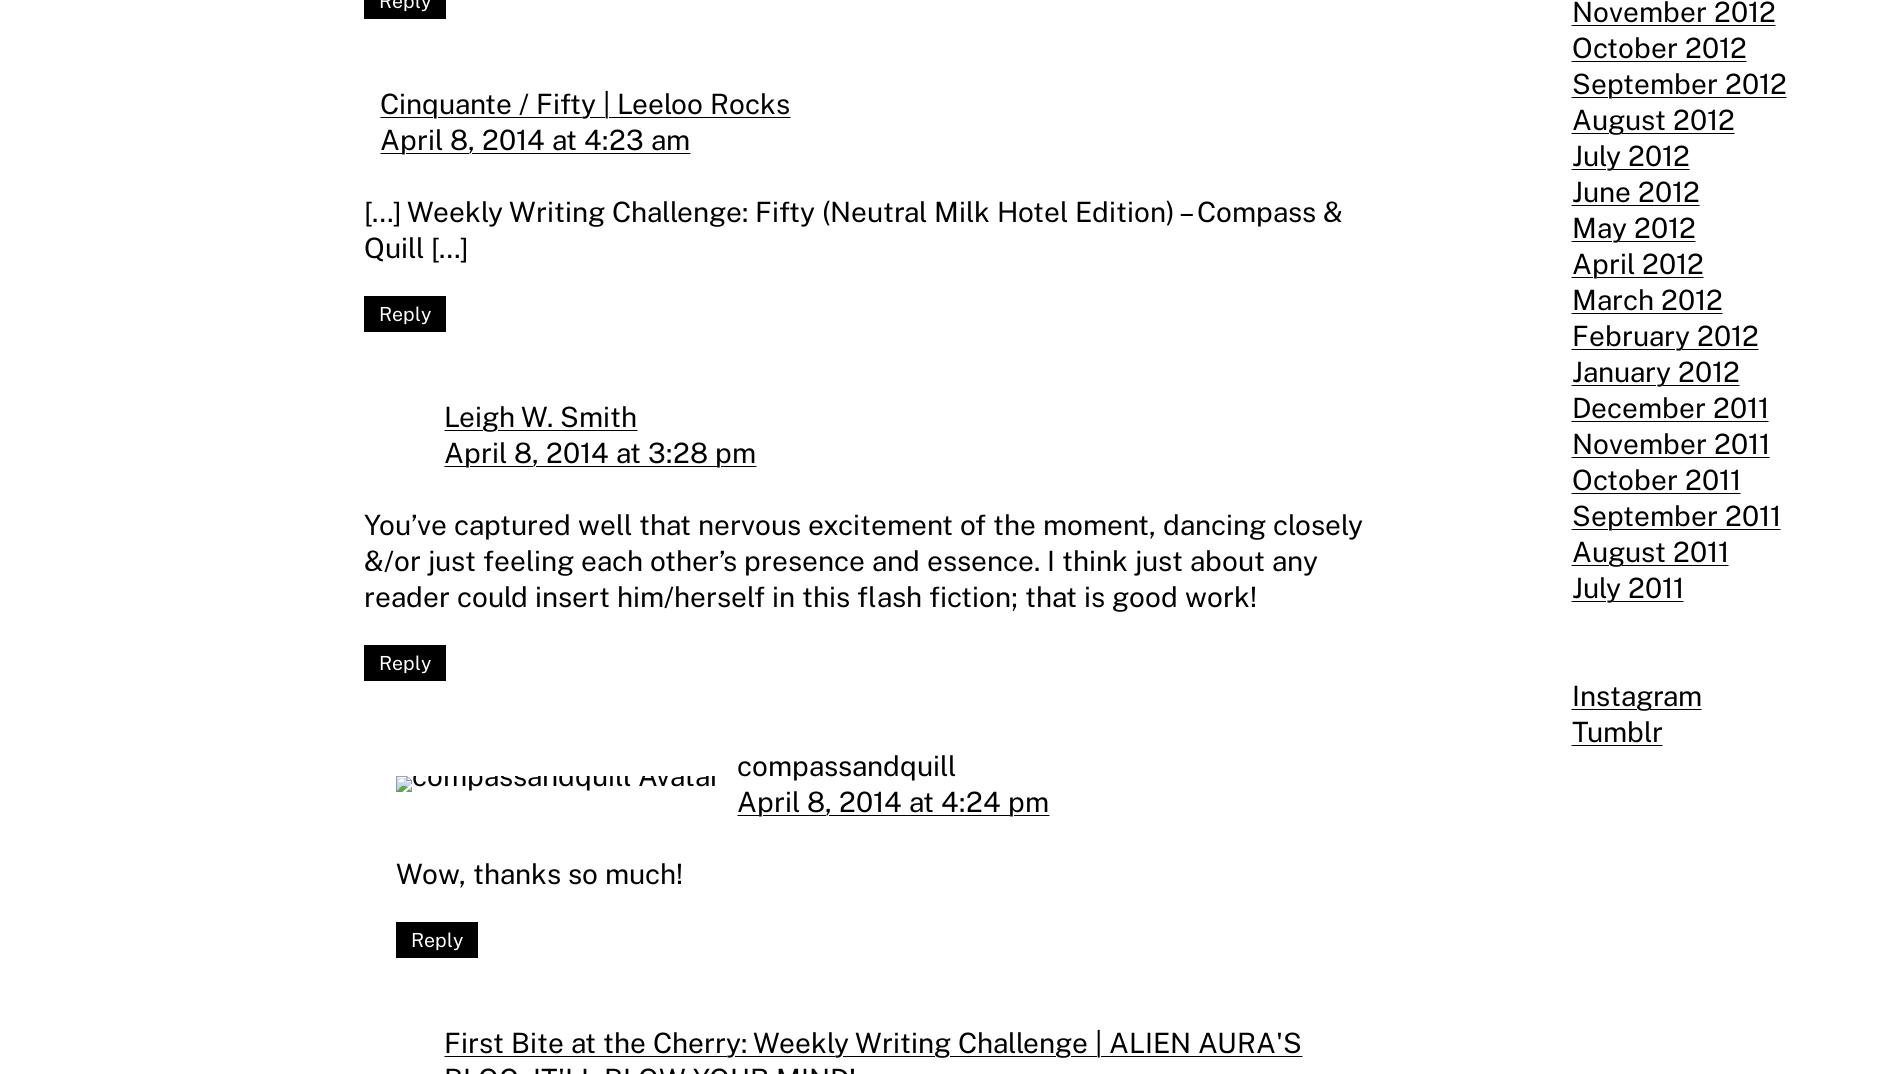 This screenshot has height=1074, width=1900. Describe the element at coordinates (1570, 731) in the screenshot. I see `'Tumblr'` at that location.